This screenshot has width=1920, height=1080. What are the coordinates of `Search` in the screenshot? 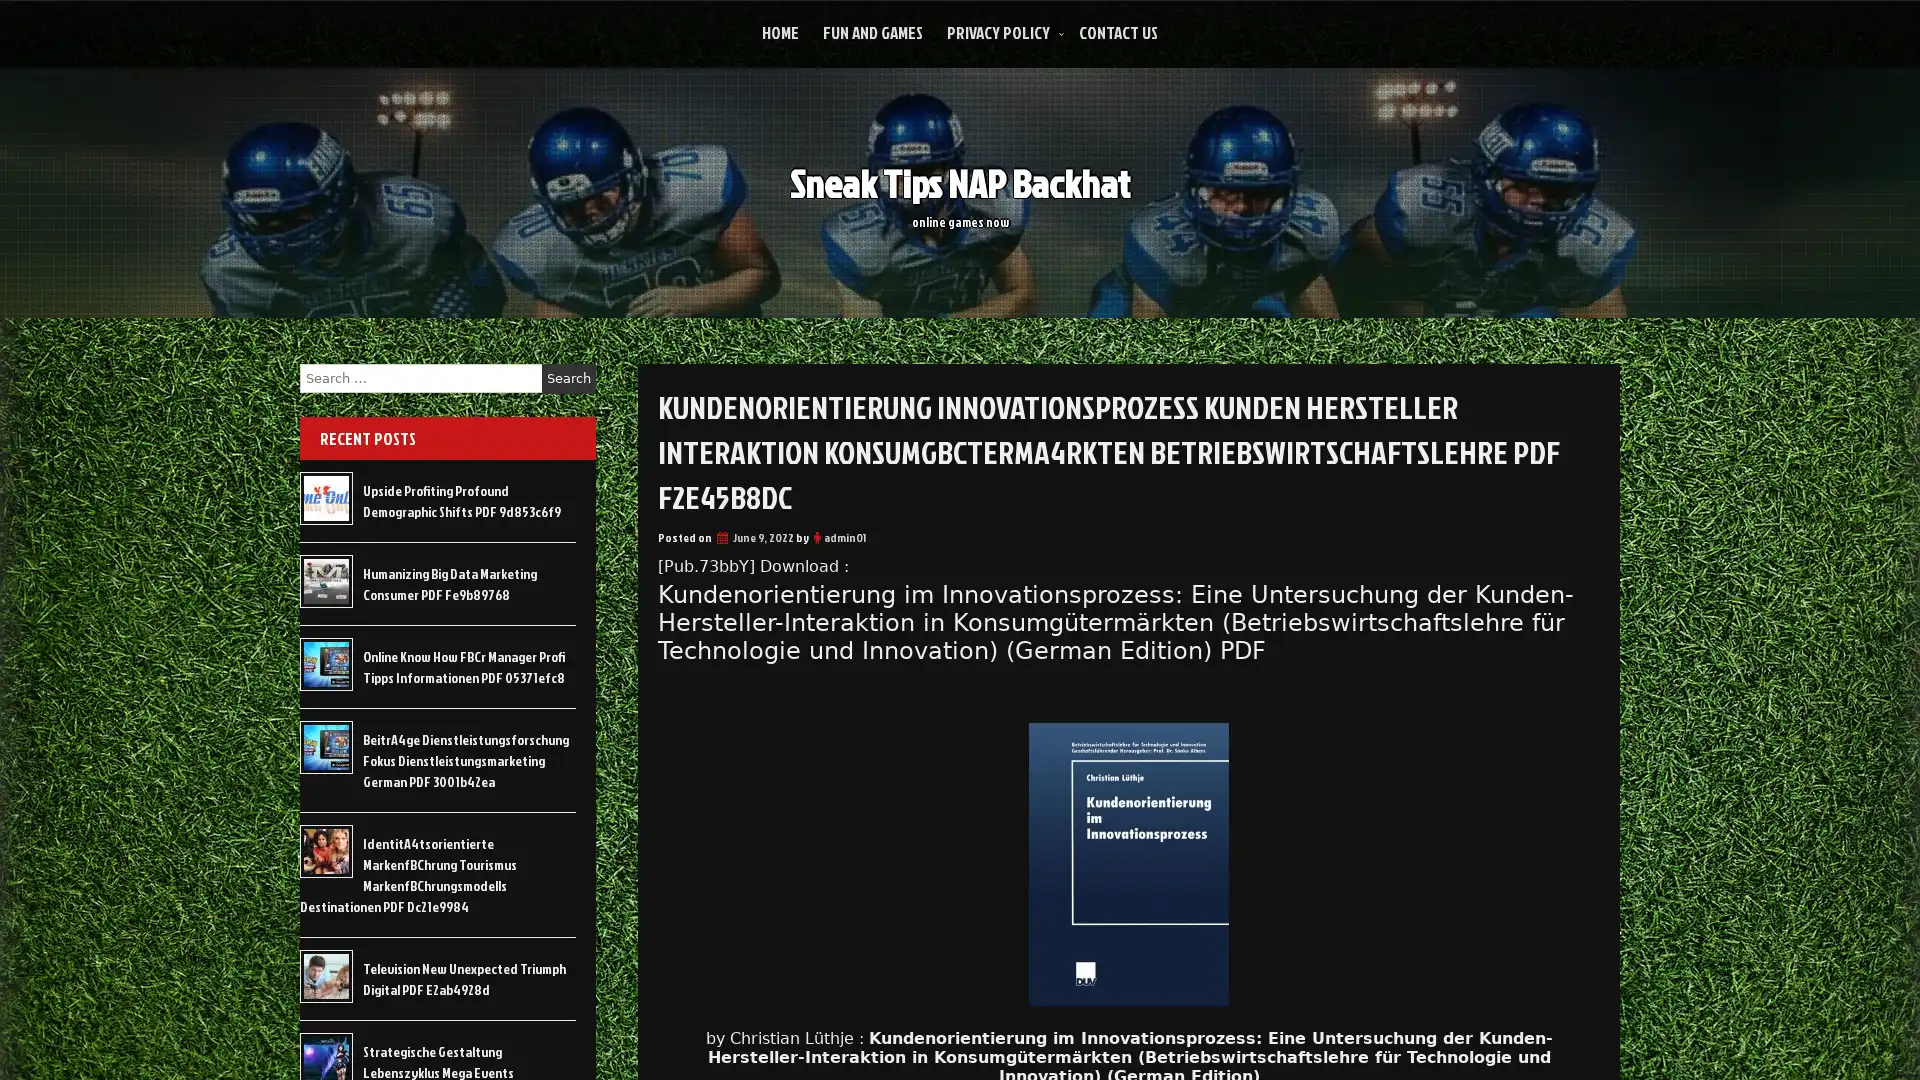 It's located at (568, 378).